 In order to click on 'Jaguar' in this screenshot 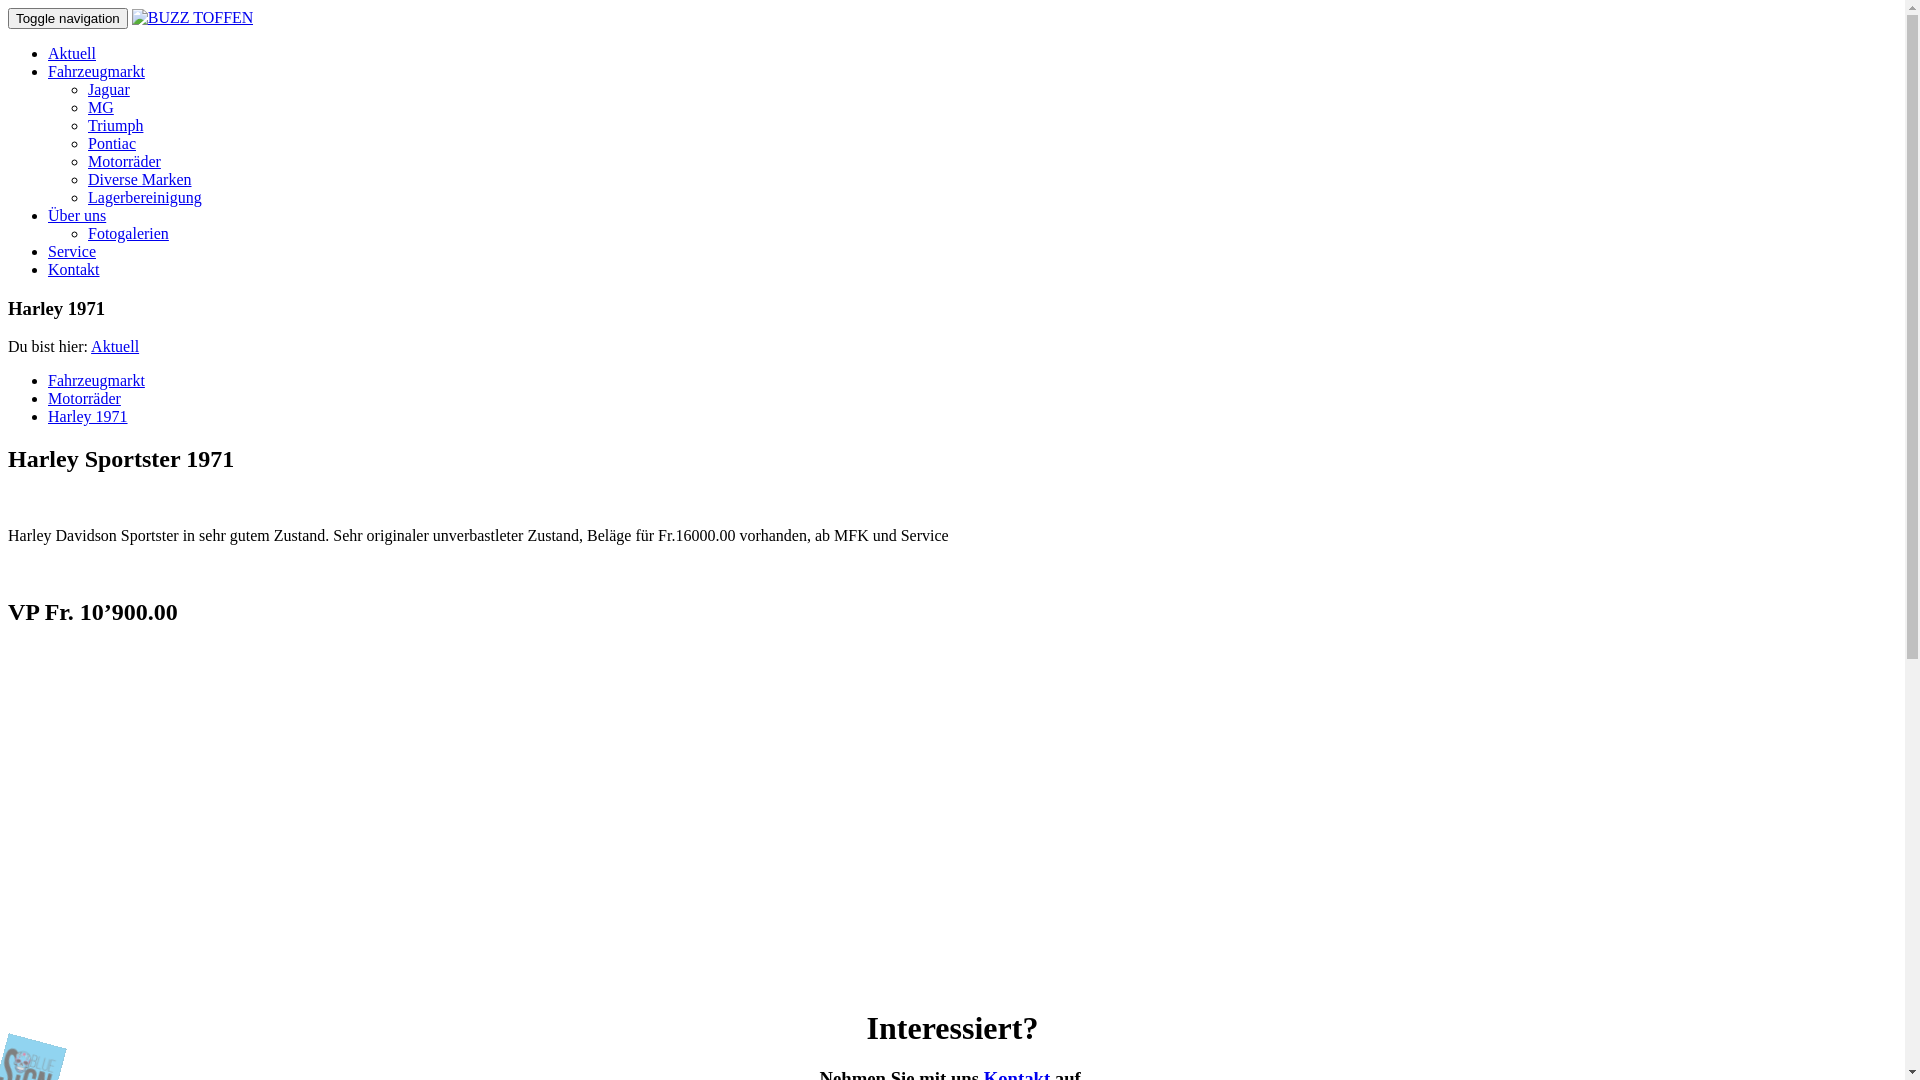, I will do `click(108, 88)`.